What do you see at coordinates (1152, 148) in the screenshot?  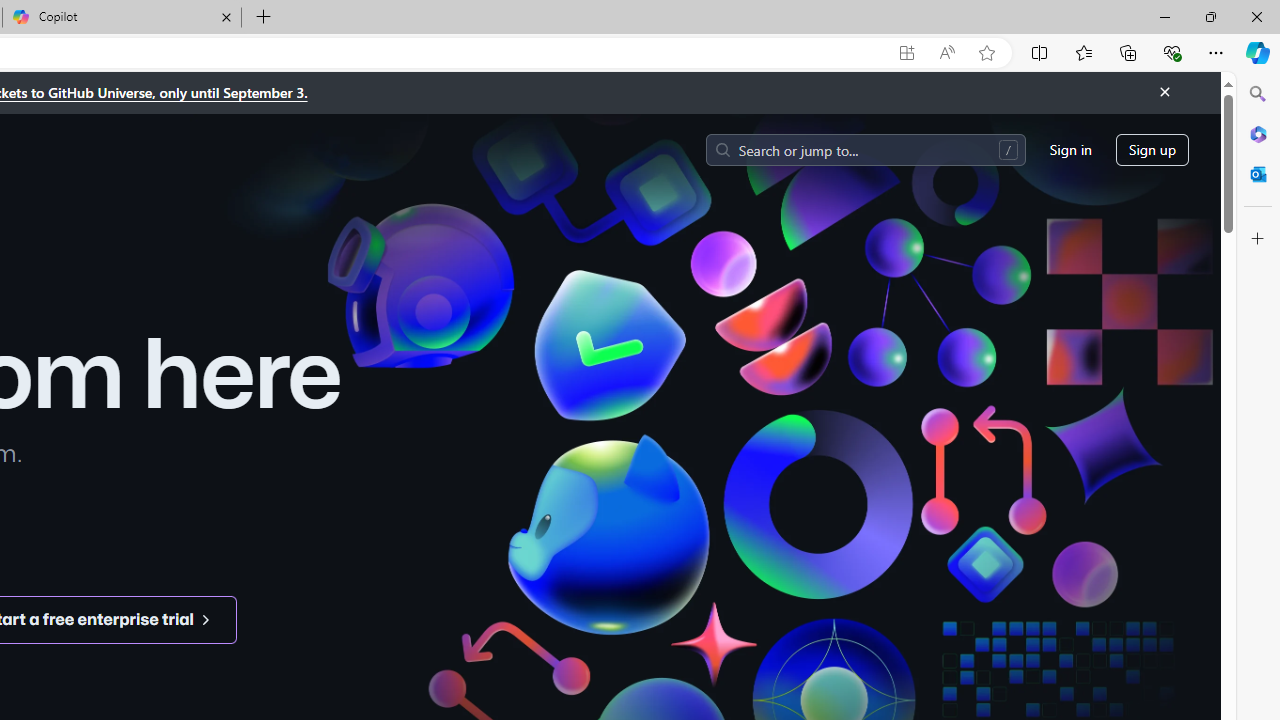 I see `'Sign up'` at bounding box center [1152, 148].